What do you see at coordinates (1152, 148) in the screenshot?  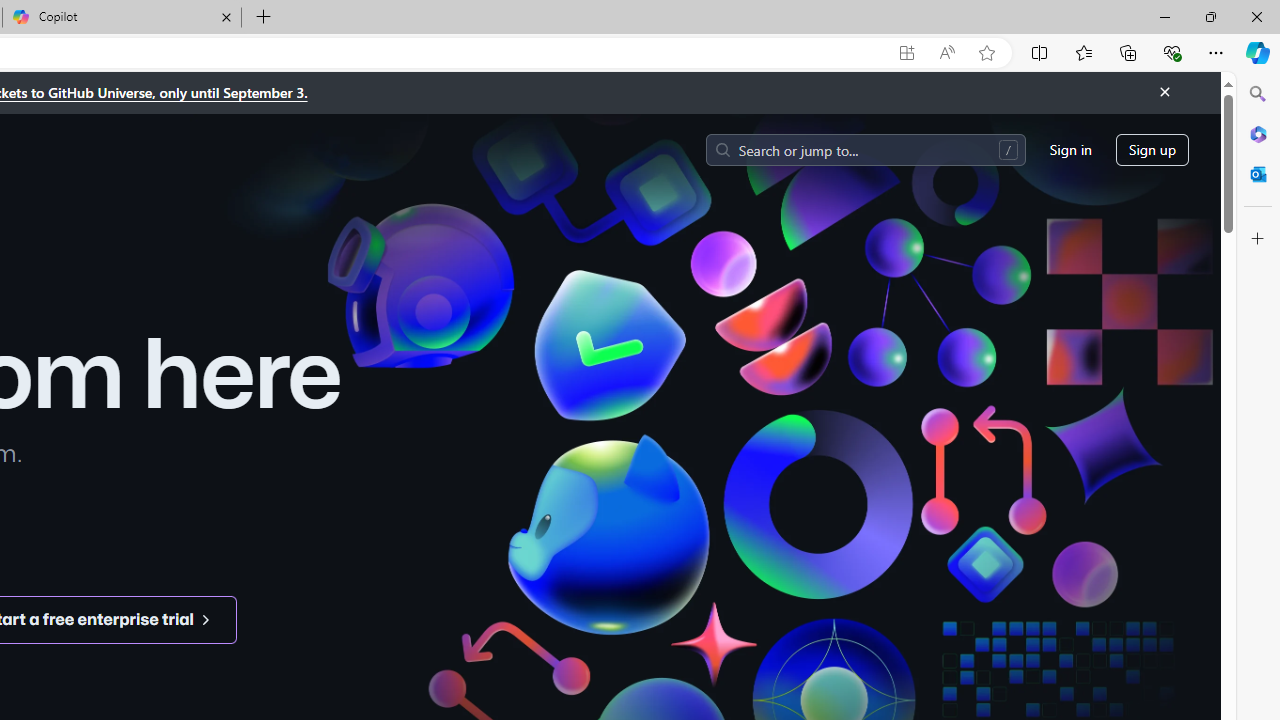 I see `'Sign up'` at bounding box center [1152, 148].